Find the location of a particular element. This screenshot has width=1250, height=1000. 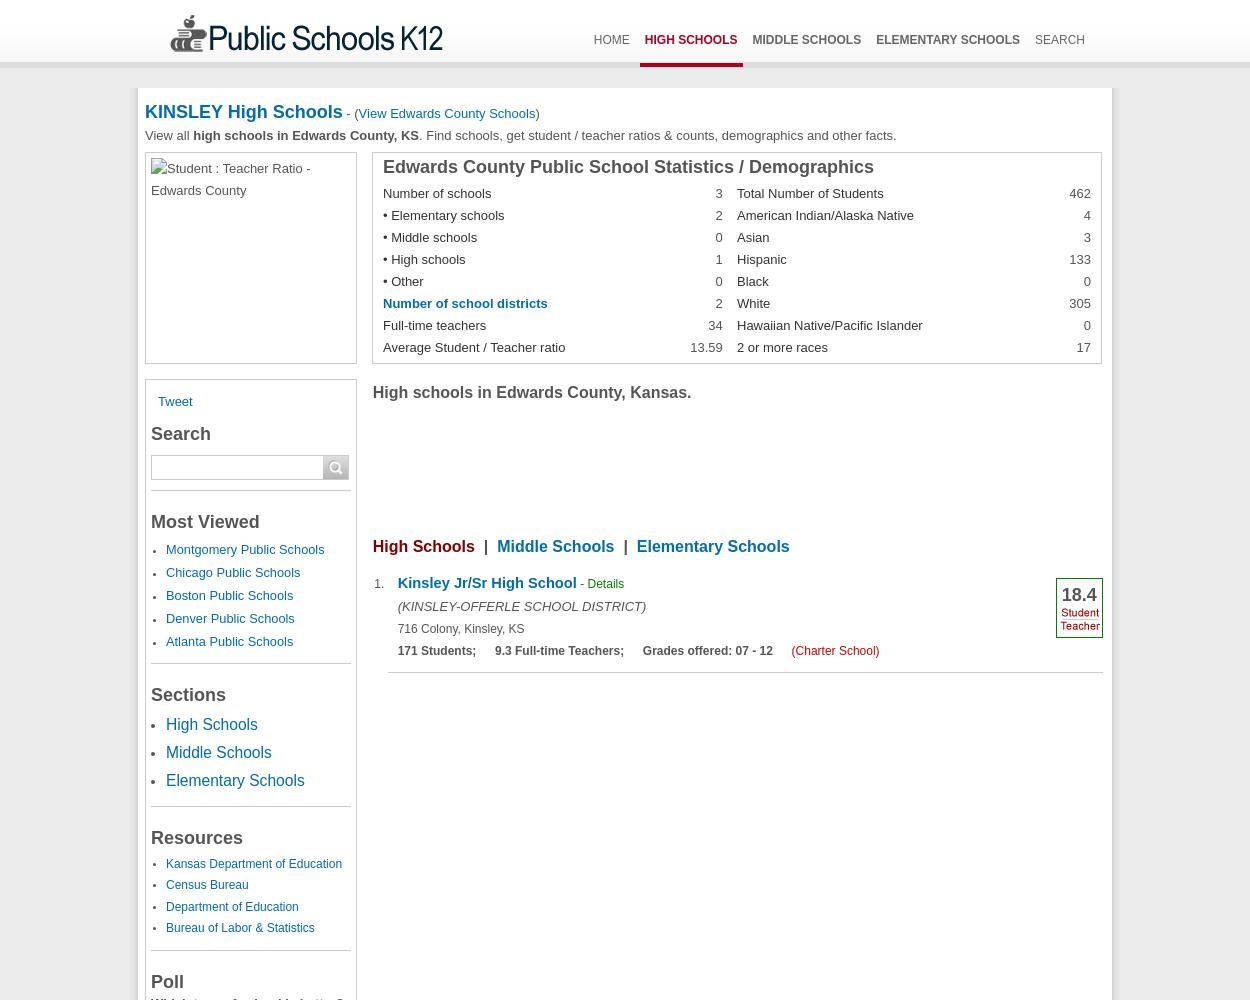

'Kansas Department of Education' is located at coordinates (254, 862).